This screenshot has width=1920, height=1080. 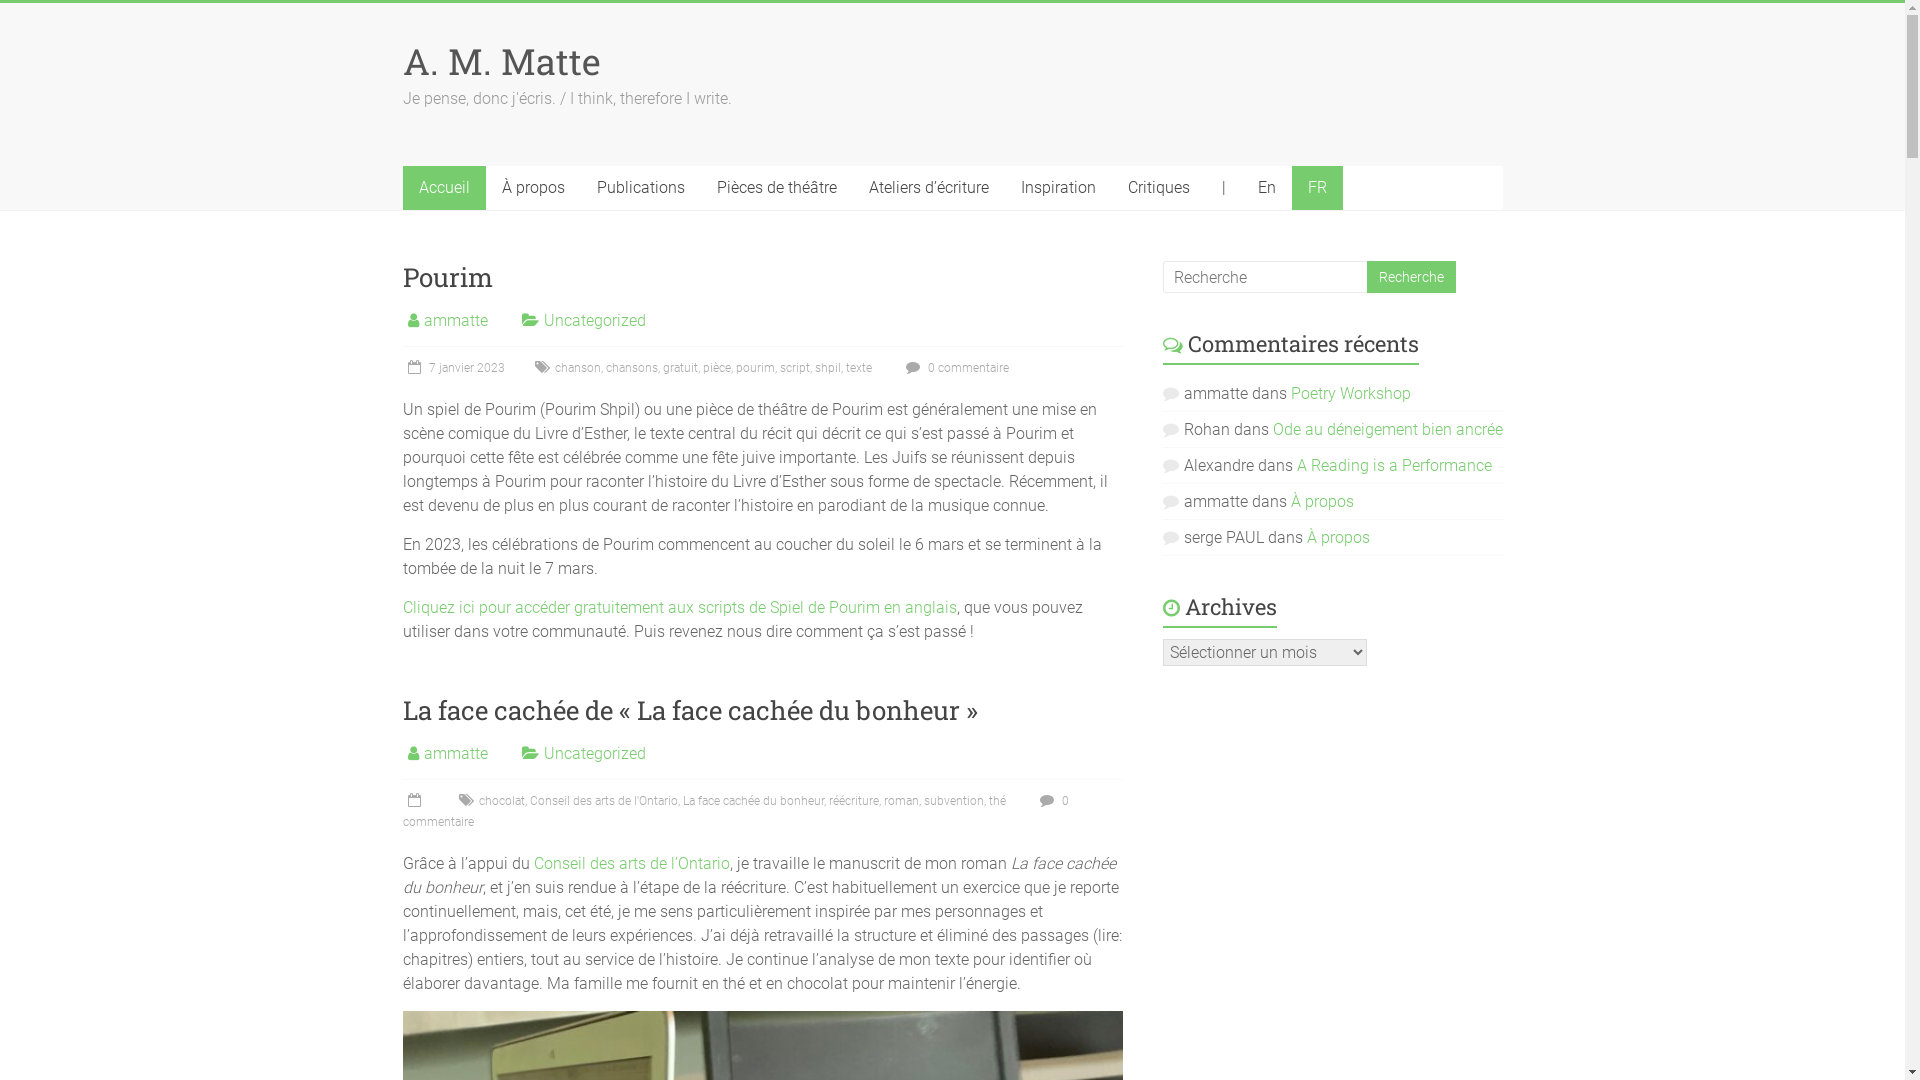 What do you see at coordinates (900, 800) in the screenshot?
I see `'roman'` at bounding box center [900, 800].